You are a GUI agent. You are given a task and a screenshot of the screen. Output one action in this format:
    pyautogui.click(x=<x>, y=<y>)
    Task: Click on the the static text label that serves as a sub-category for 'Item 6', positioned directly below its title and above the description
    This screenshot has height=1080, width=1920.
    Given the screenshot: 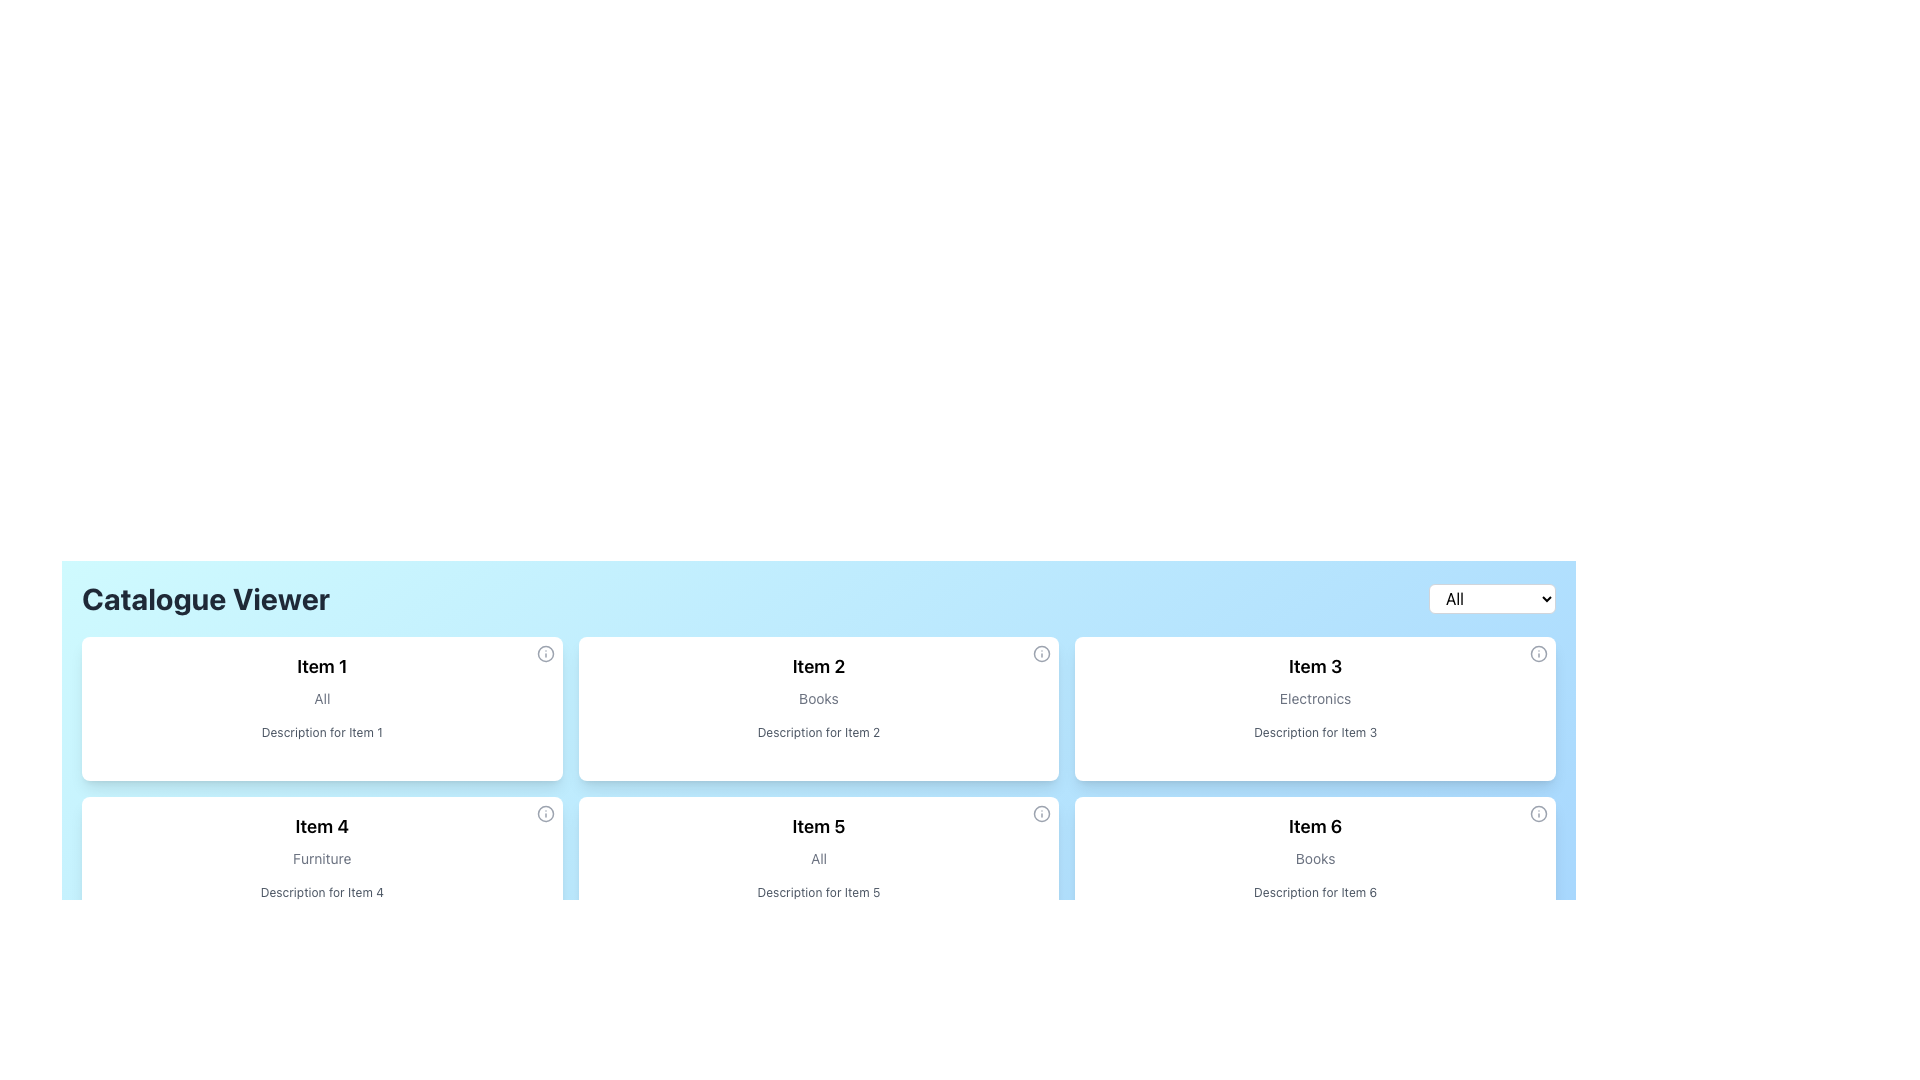 What is the action you would take?
    pyautogui.click(x=1315, y=858)
    